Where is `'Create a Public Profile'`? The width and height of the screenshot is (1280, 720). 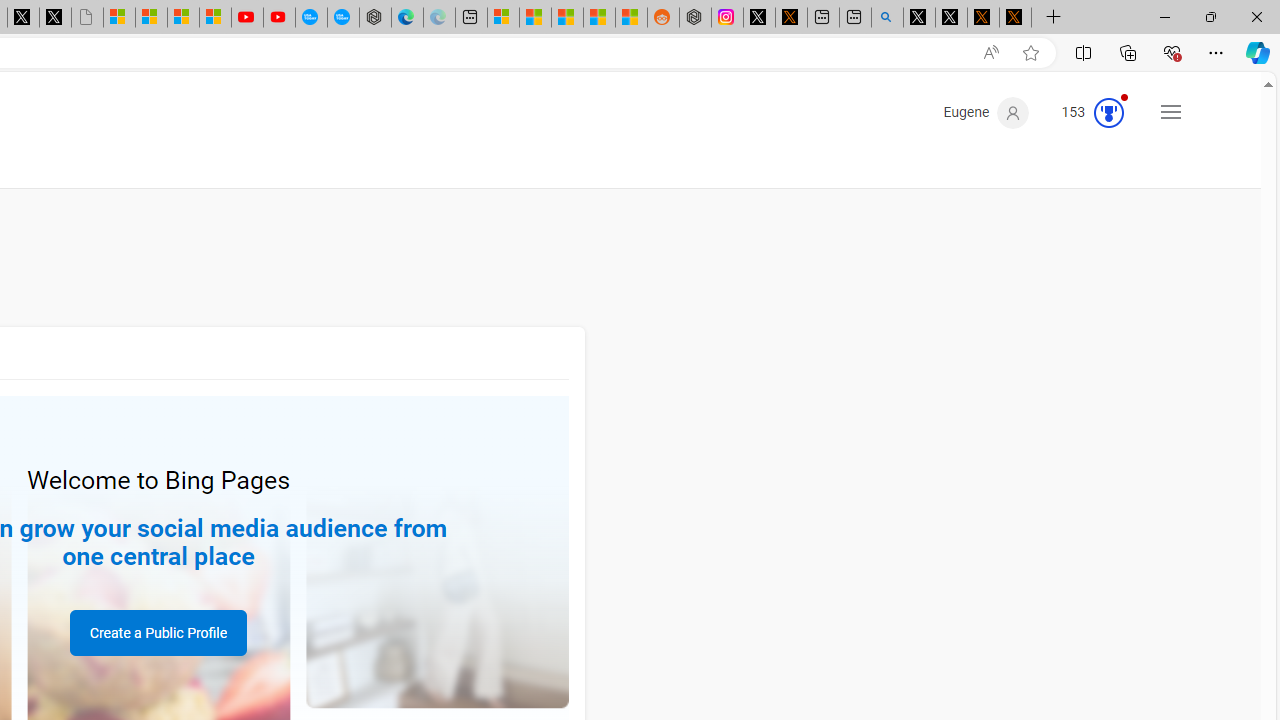
'Create a Public Profile' is located at coordinates (157, 632).